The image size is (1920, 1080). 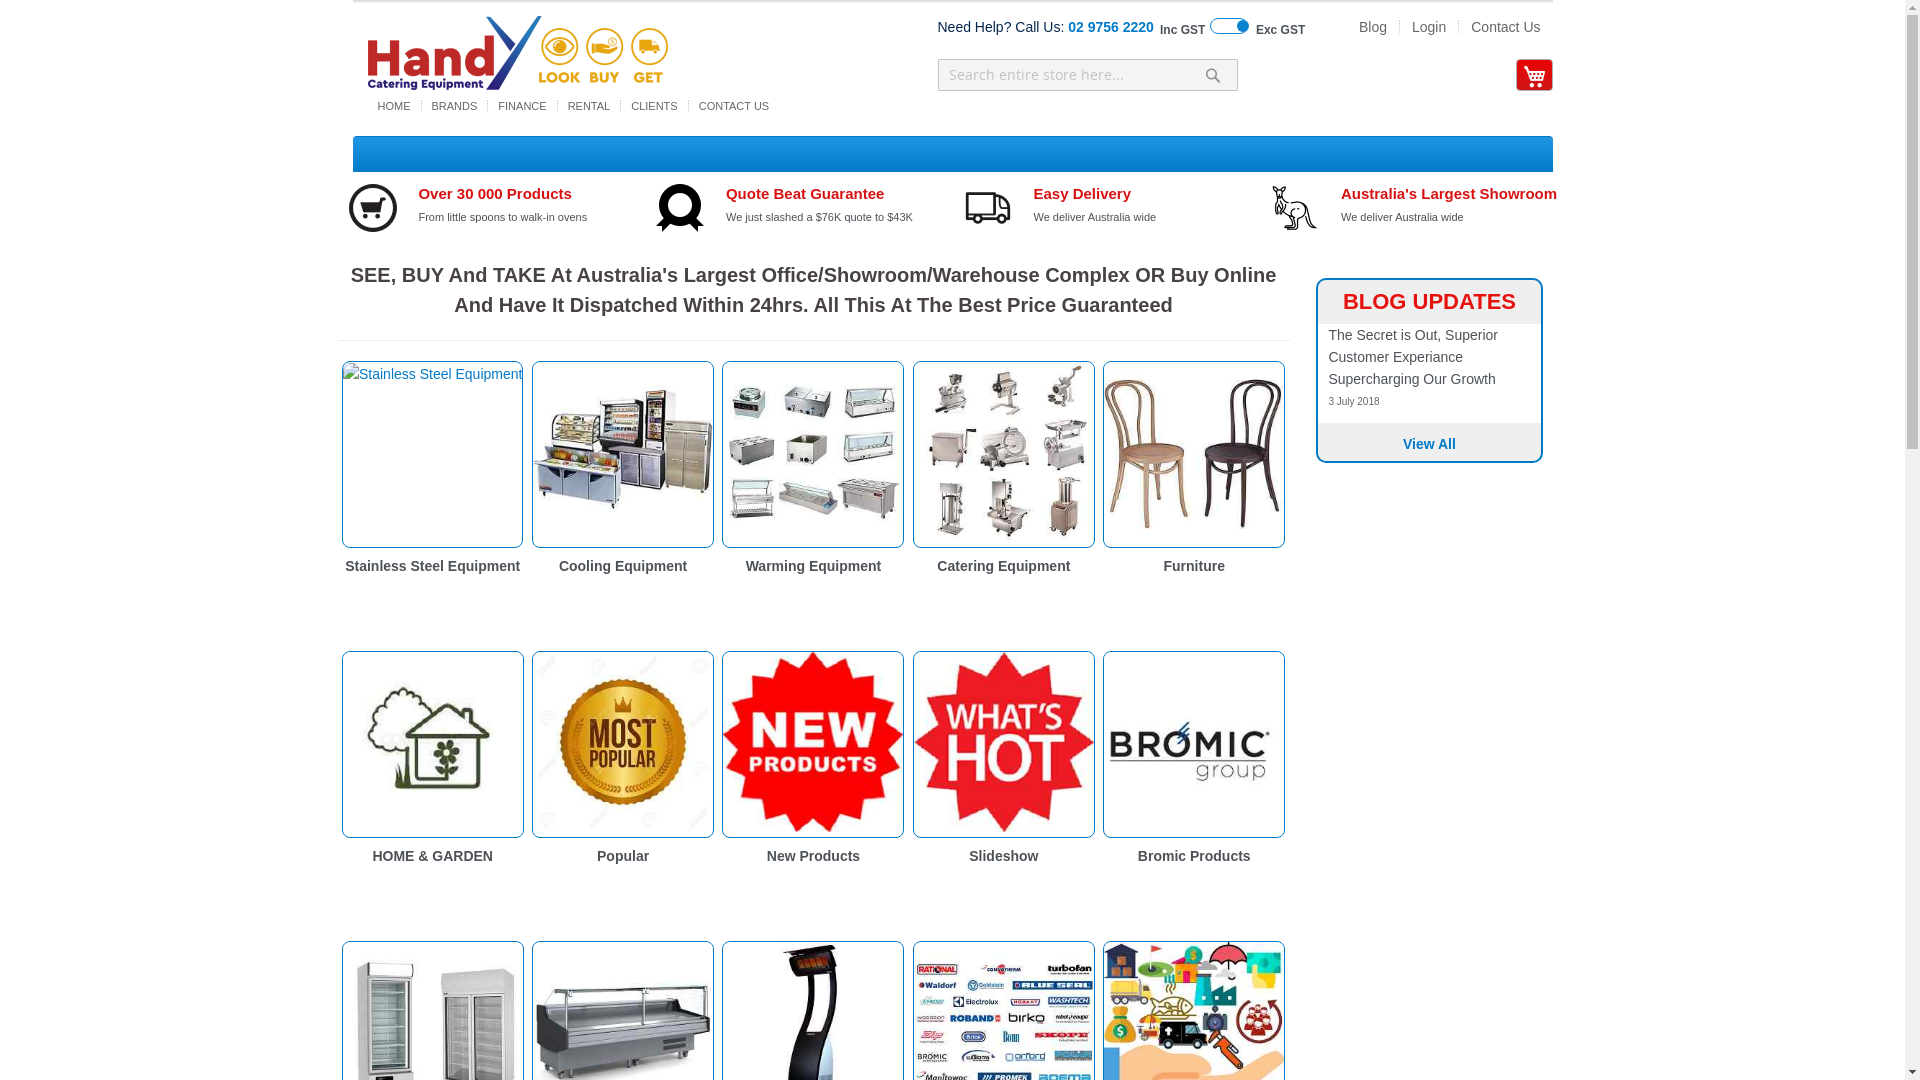 I want to click on 'Slideshow', so click(x=969, y=855).